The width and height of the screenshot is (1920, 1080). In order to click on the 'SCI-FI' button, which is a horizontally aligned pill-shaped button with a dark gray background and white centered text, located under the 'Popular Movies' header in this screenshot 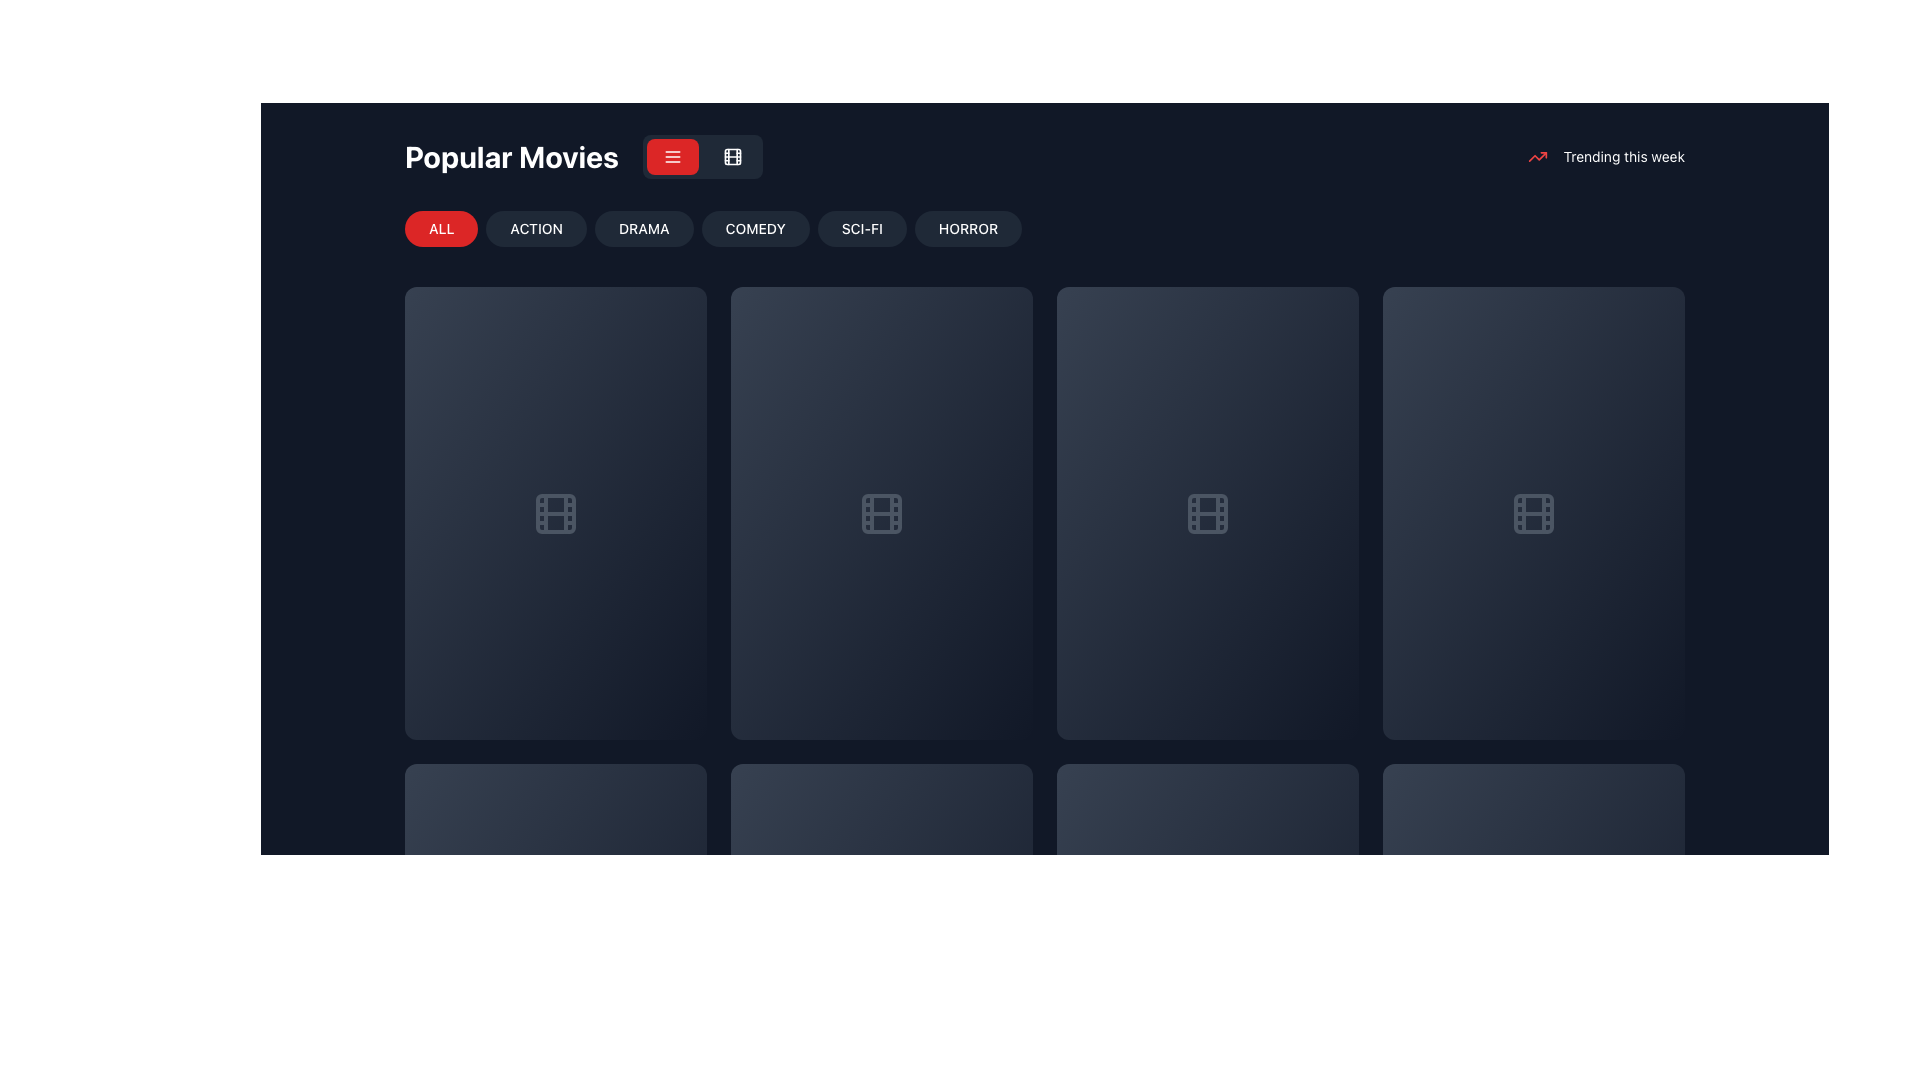, I will do `click(862, 227)`.